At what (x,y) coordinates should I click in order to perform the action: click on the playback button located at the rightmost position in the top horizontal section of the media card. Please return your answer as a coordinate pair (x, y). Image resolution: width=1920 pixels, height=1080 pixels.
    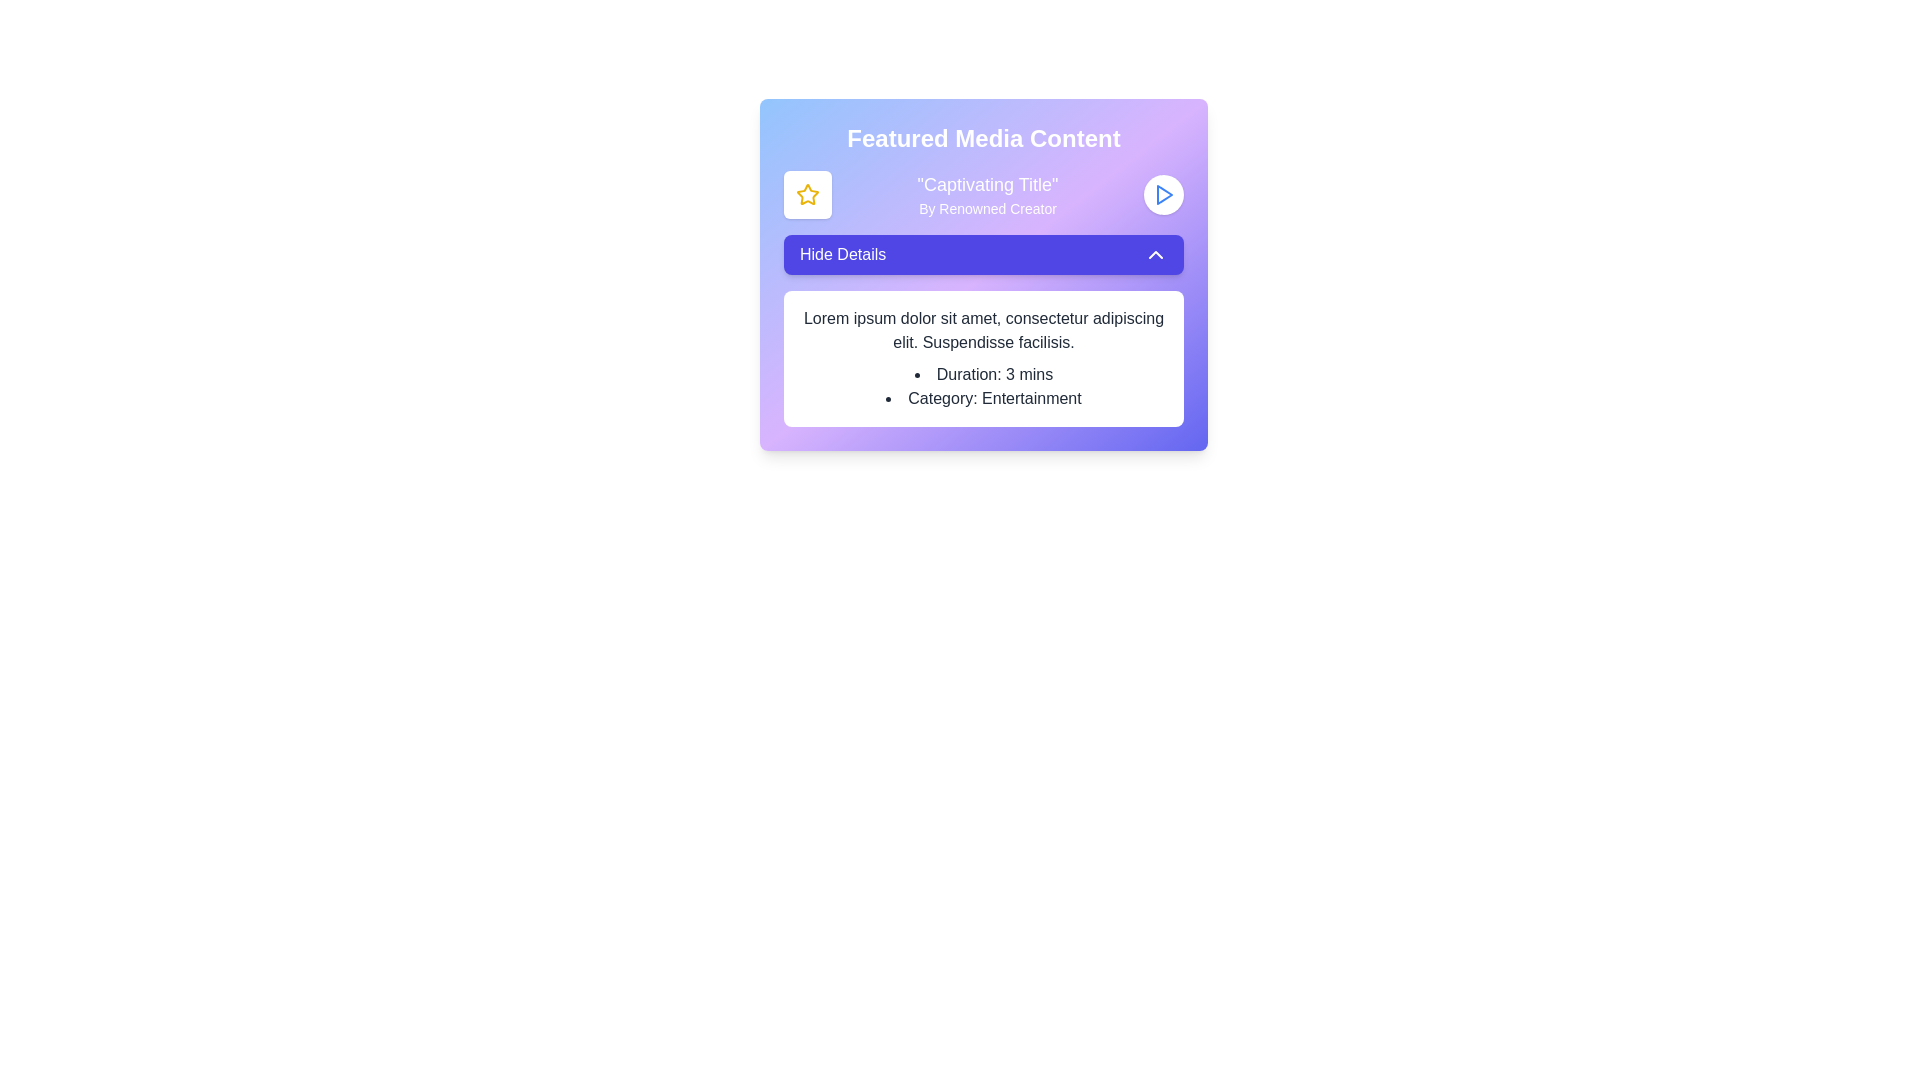
    Looking at the image, I should click on (1163, 195).